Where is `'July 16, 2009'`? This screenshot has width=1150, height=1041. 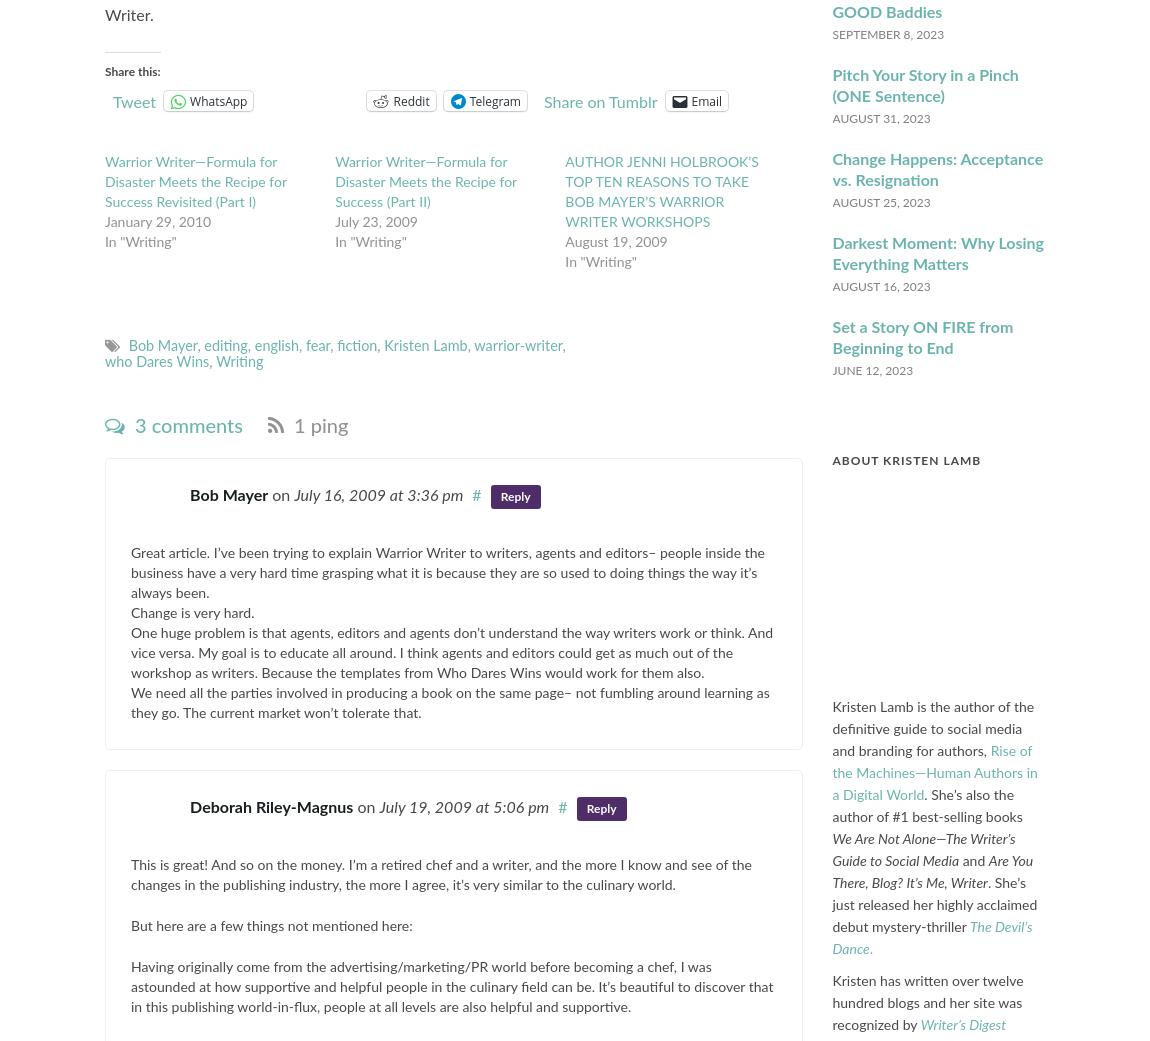
'July 16, 2009' is located at coordinates (341, 495).